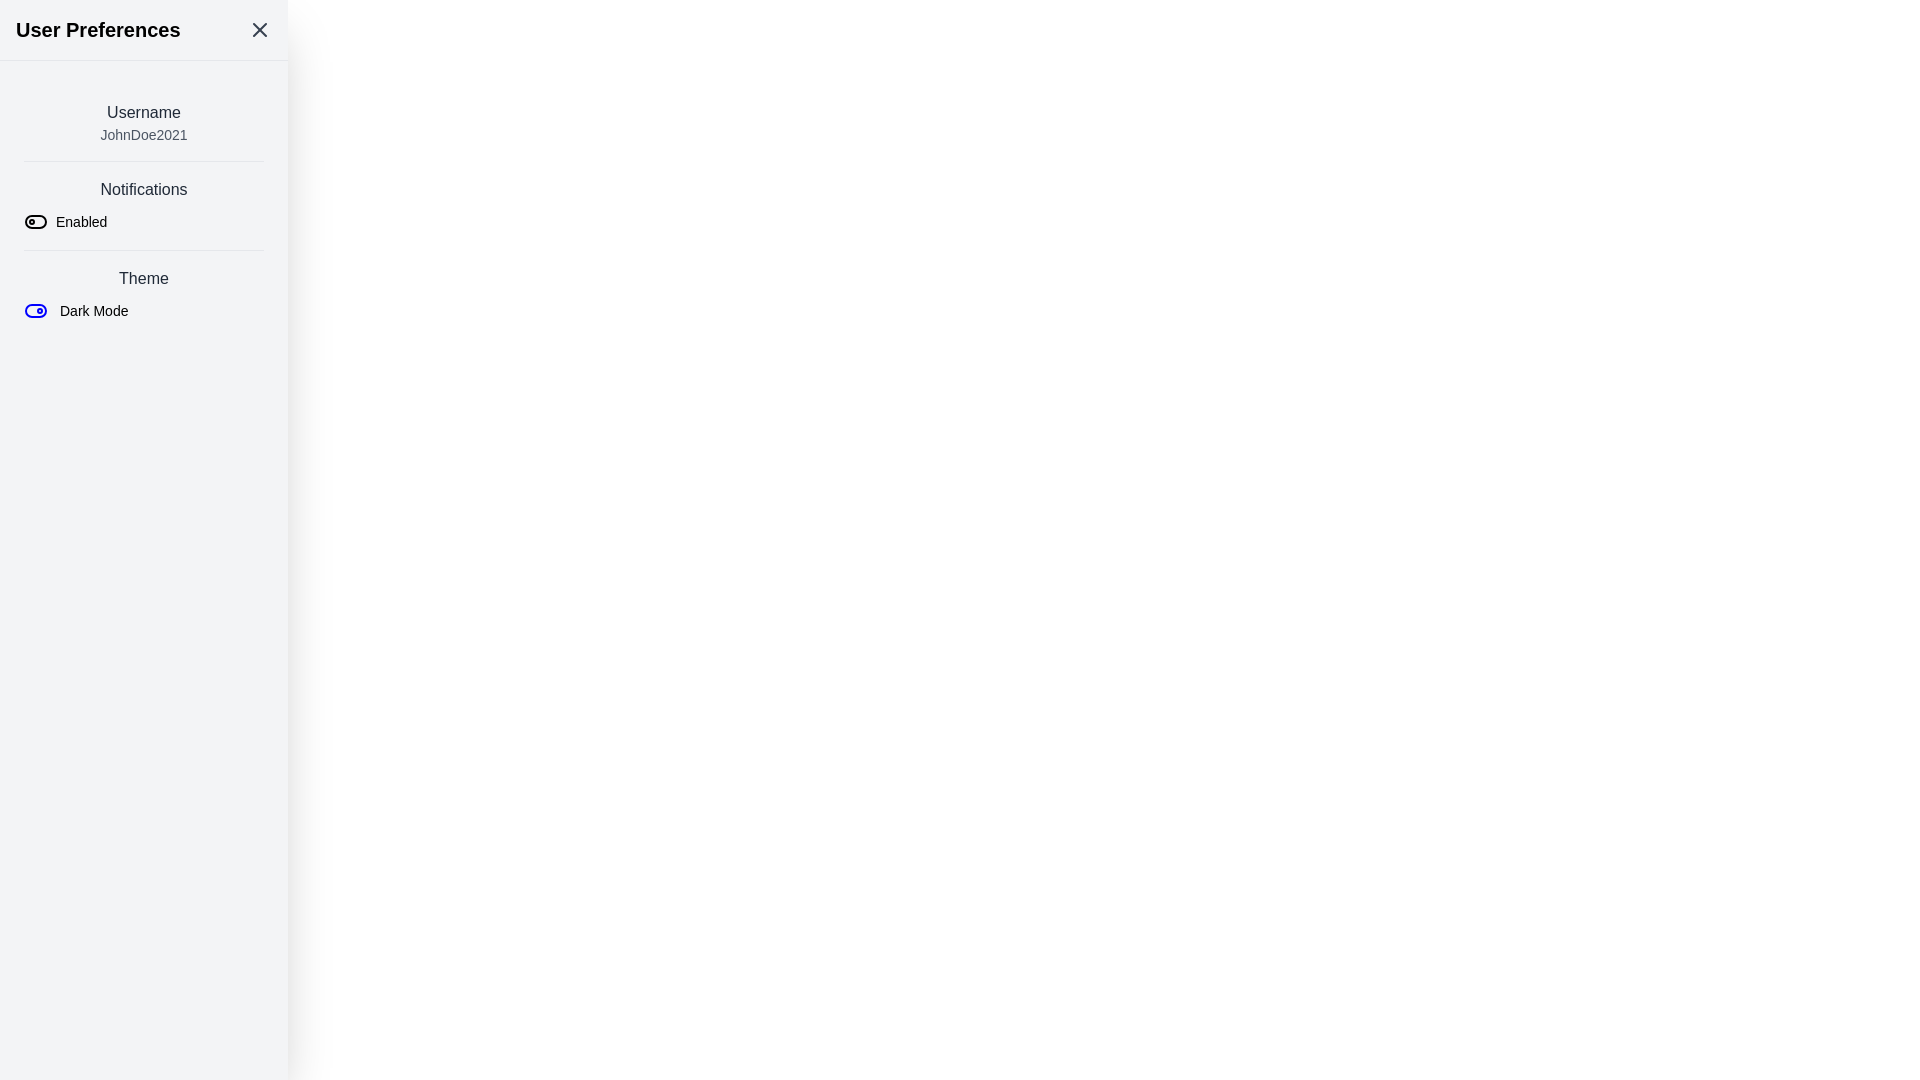 The image size is (1920, 1080). What do you see at coordinates (143, 222) in the screenshot?
I see `the toggle control for notifications to change its state between enabled and disabled` at bounding box center [143, 222].